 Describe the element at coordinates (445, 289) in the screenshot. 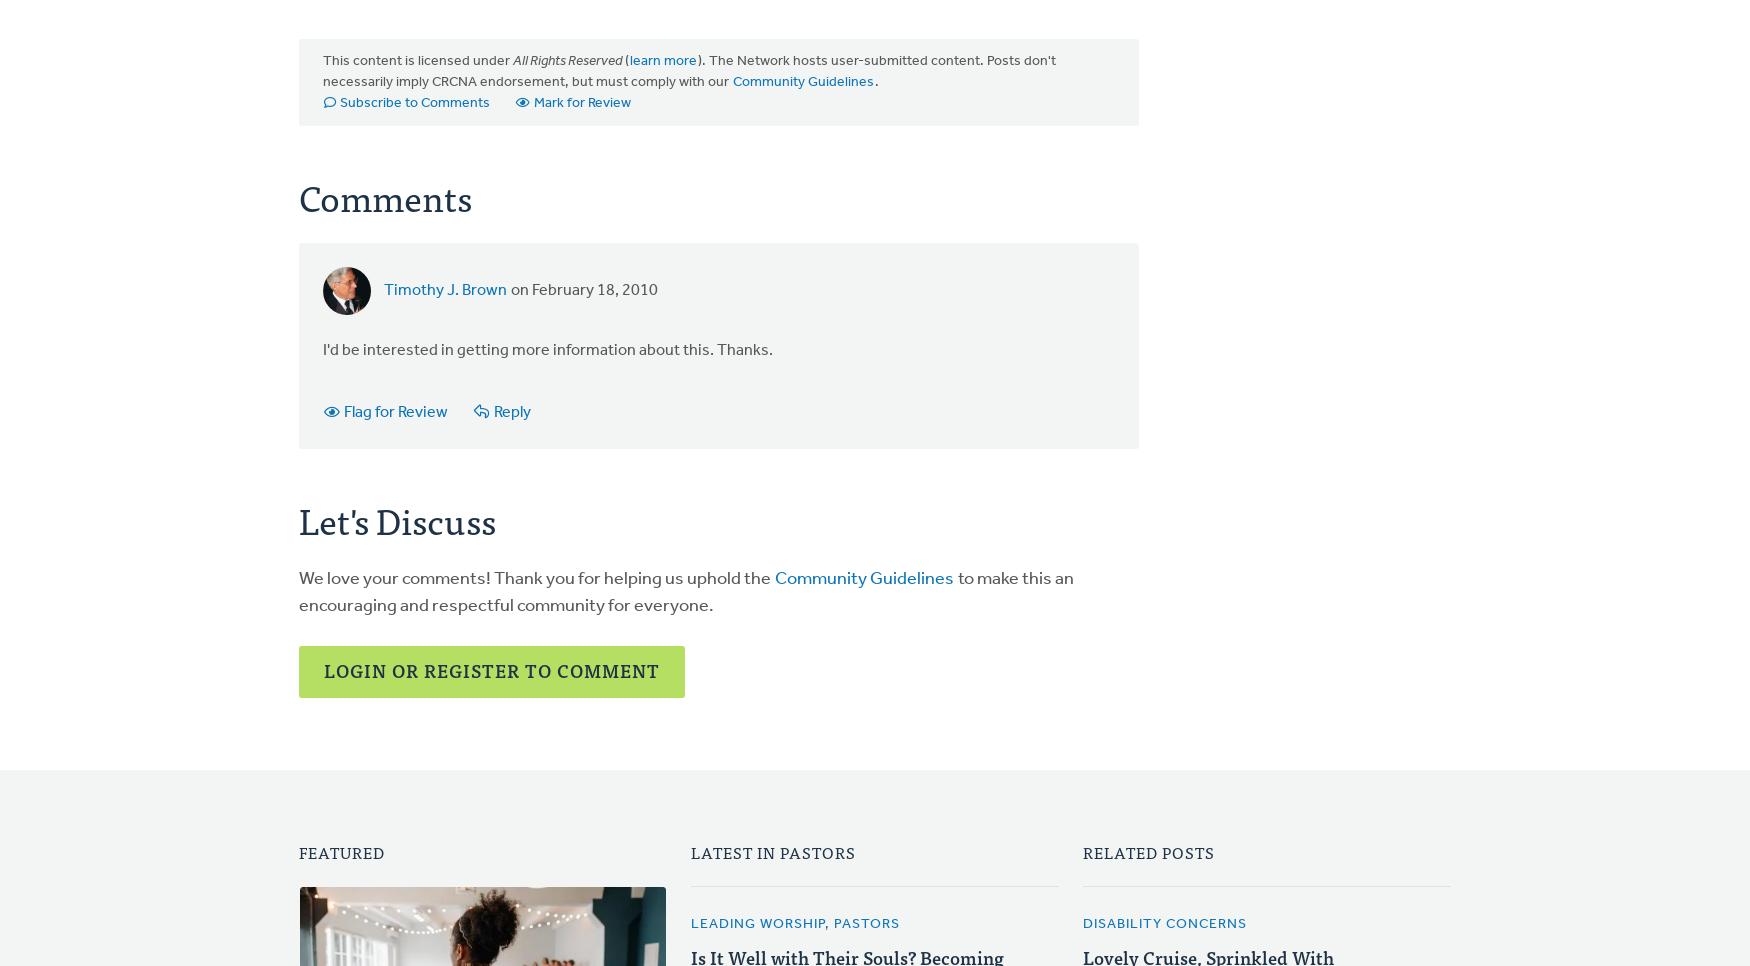

I see `'Timothy J. Brown'` at that location.